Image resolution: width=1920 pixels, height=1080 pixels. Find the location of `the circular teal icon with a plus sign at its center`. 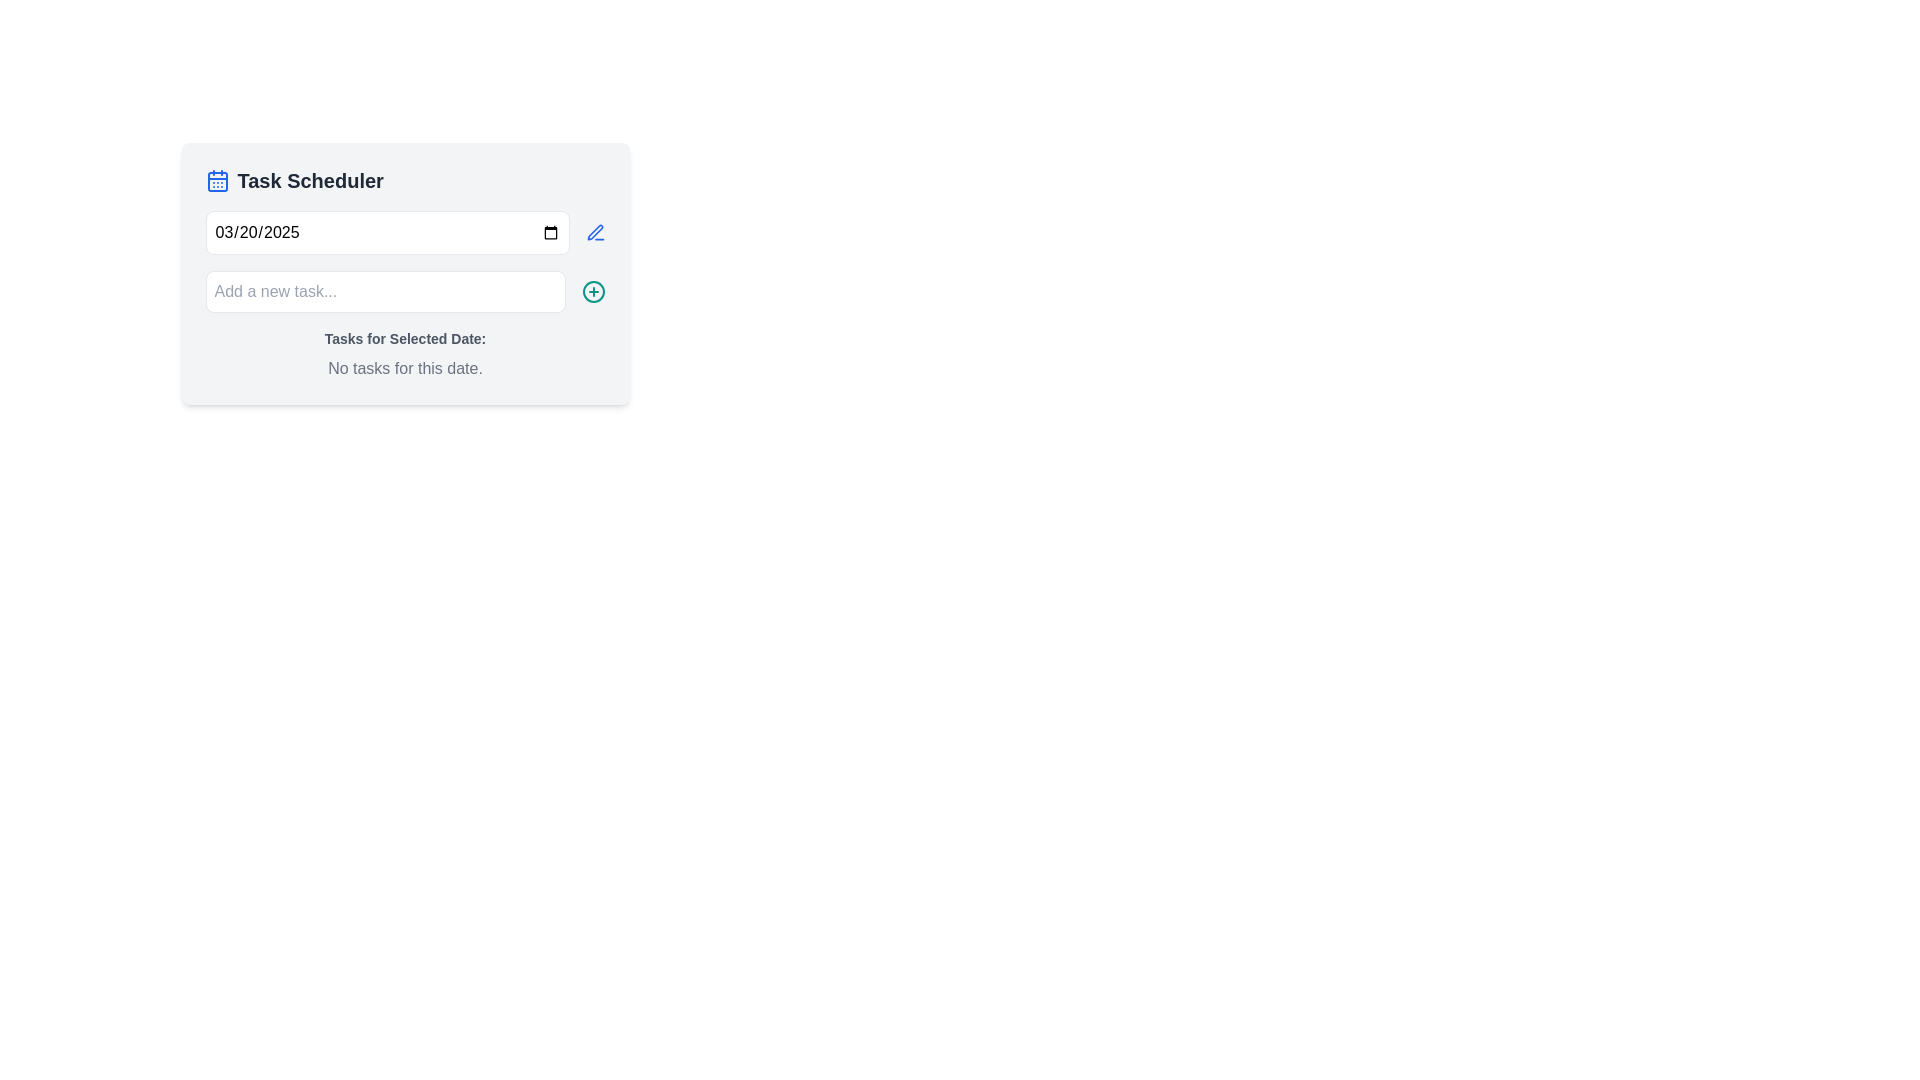

the circular teal icon with a plus sign at its center is located at coordinates (592, 292).